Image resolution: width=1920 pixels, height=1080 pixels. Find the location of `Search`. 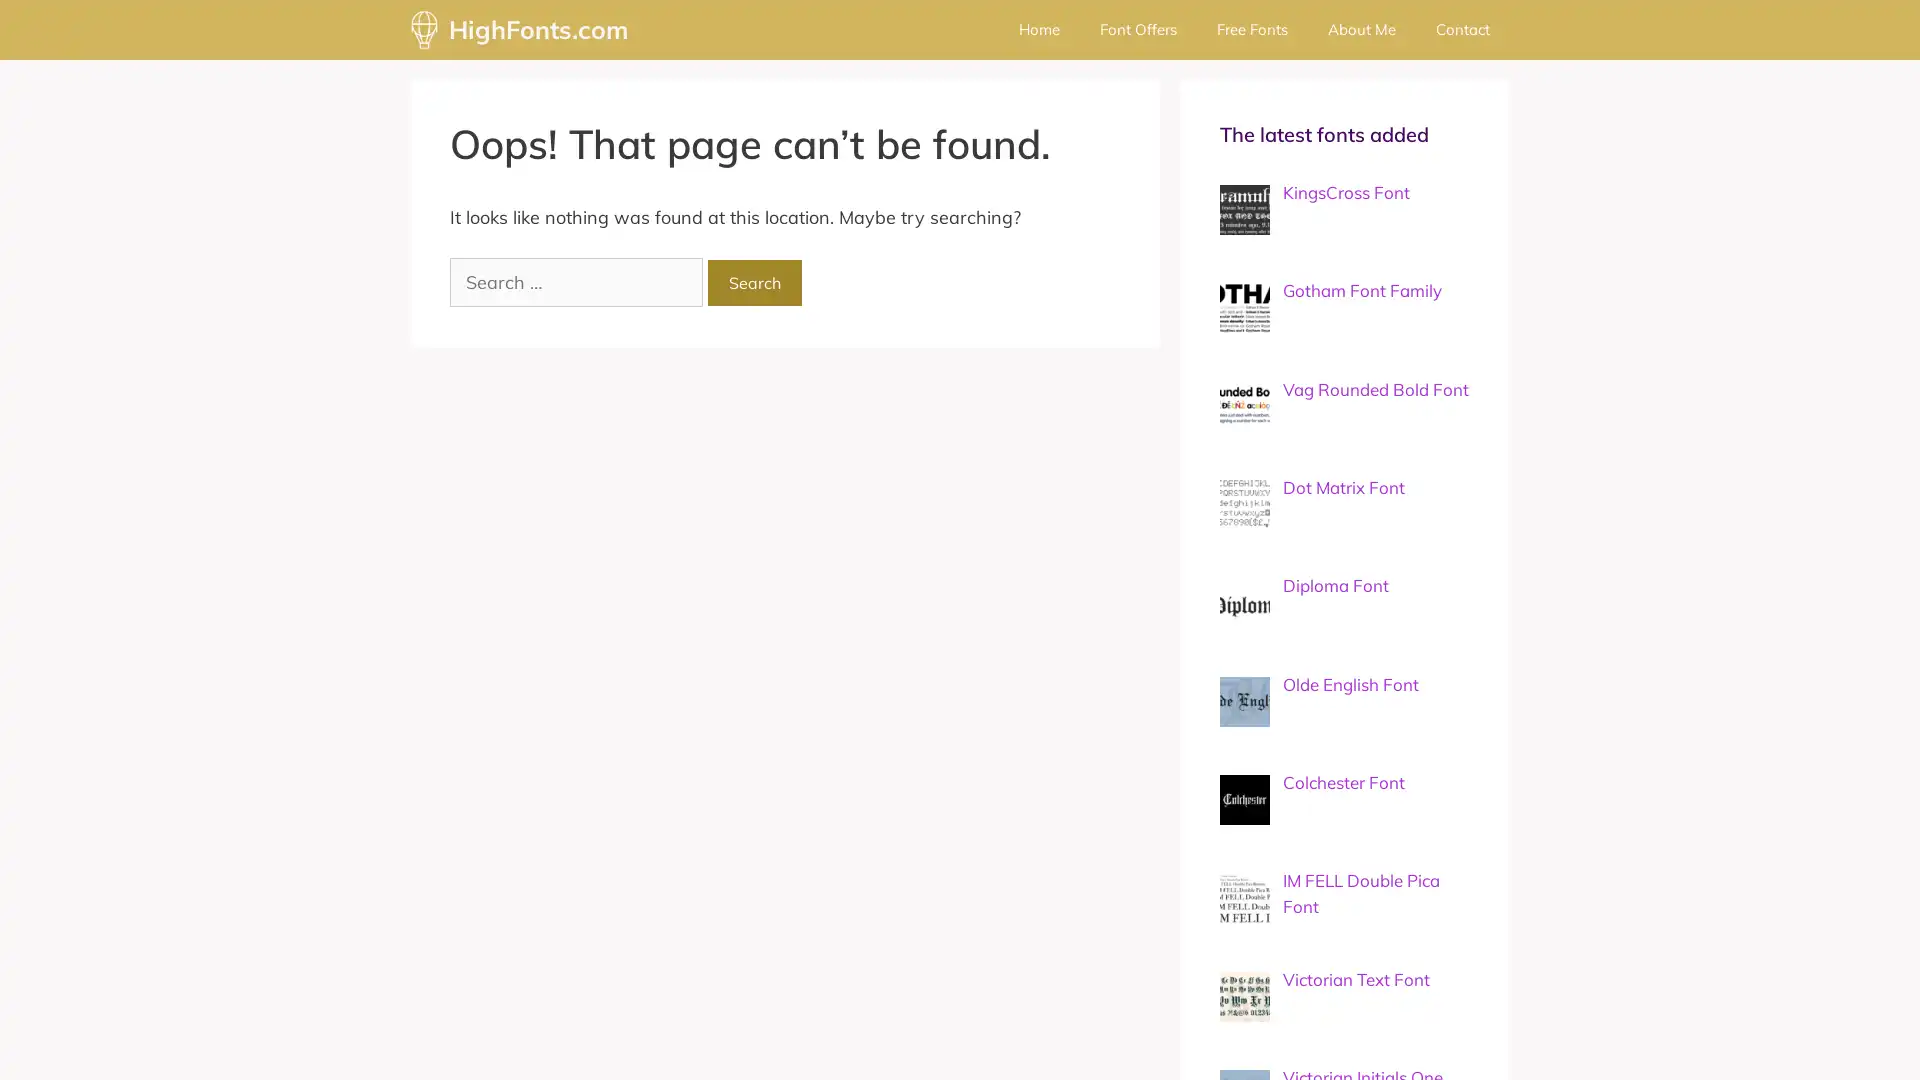

Search is located at coordinates (753, 282).